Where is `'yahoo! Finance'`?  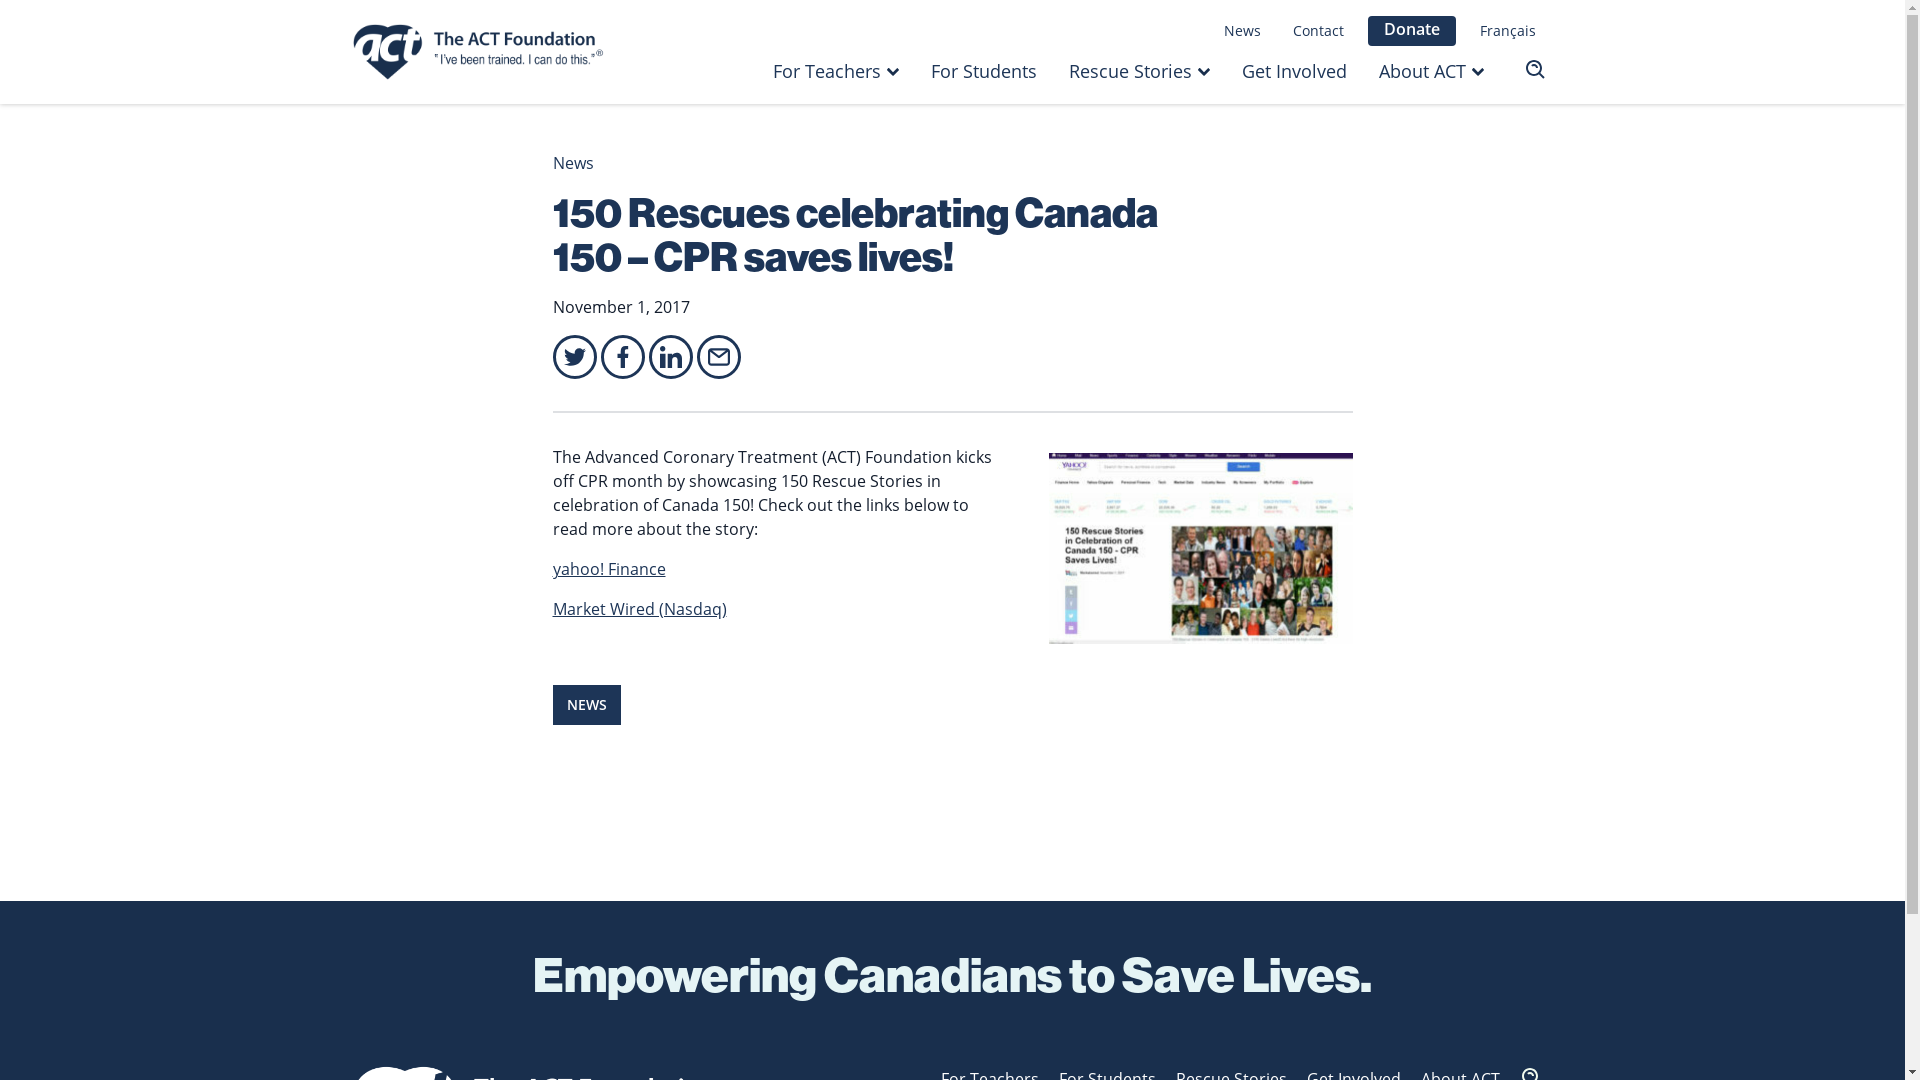
'yahoo! Finance' is located at coordinates (607, 569).